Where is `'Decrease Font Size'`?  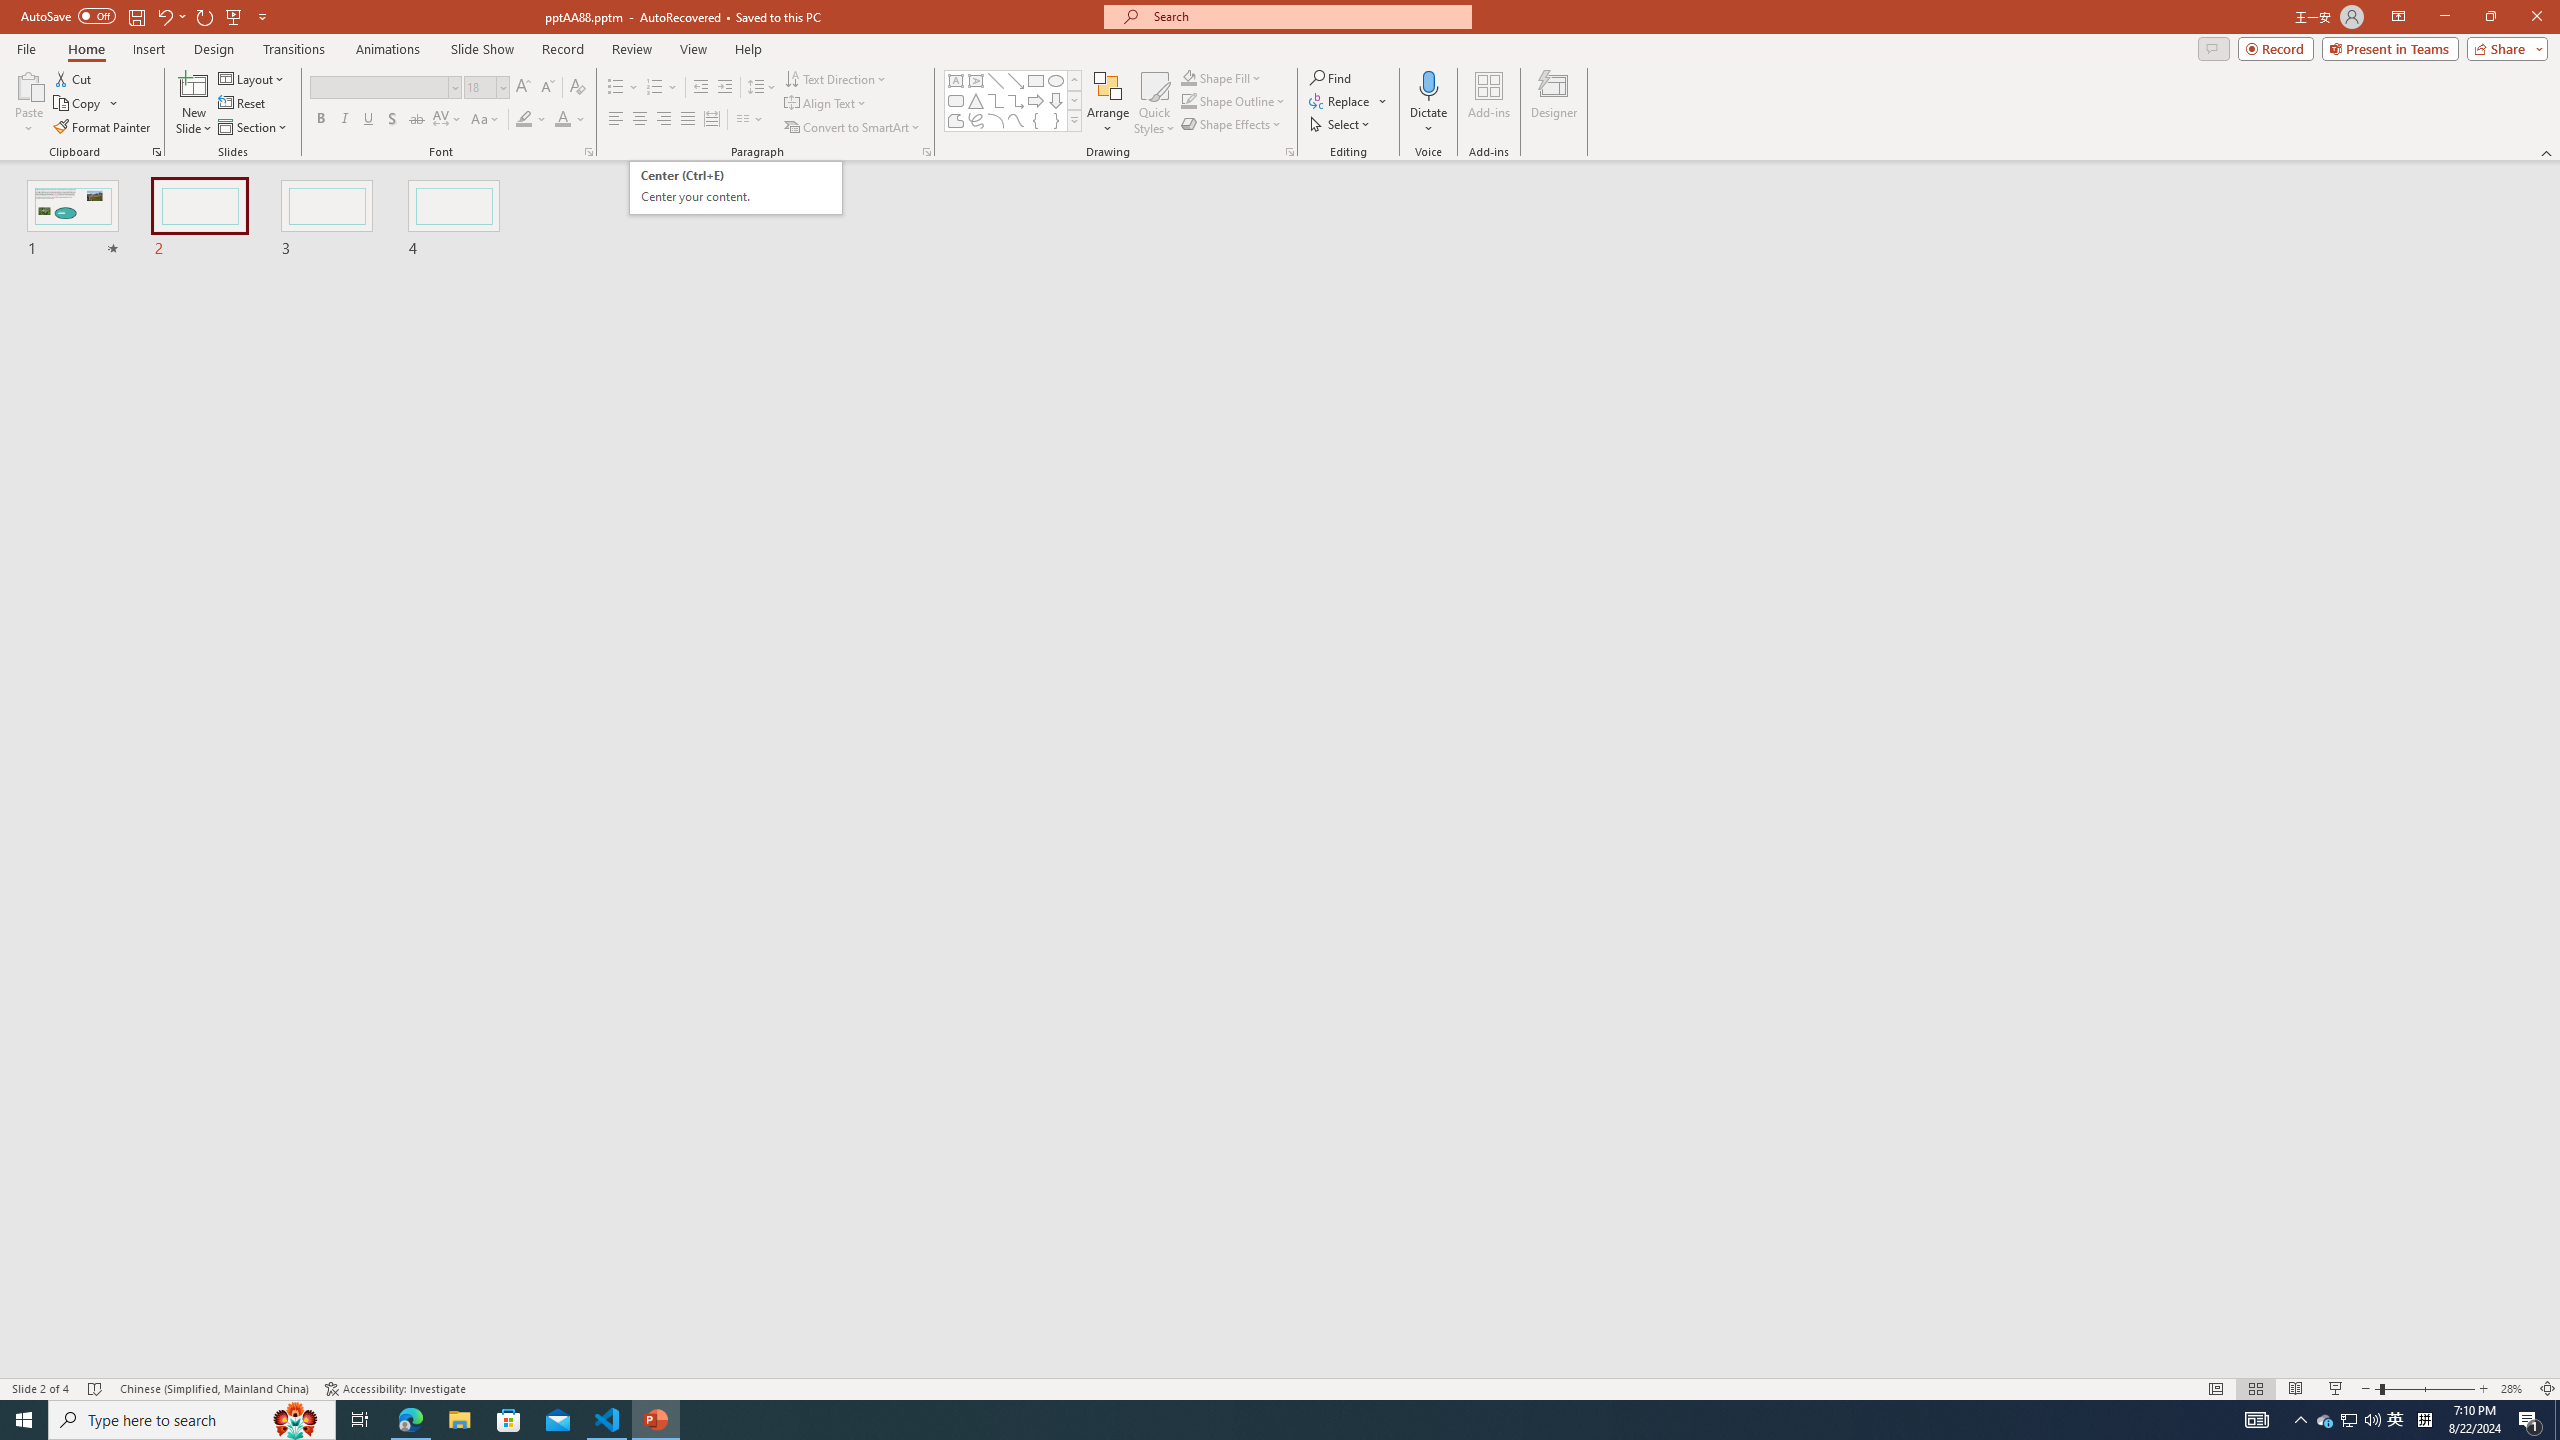 'Decrease Font Size' is located at coordinates (546, 87).